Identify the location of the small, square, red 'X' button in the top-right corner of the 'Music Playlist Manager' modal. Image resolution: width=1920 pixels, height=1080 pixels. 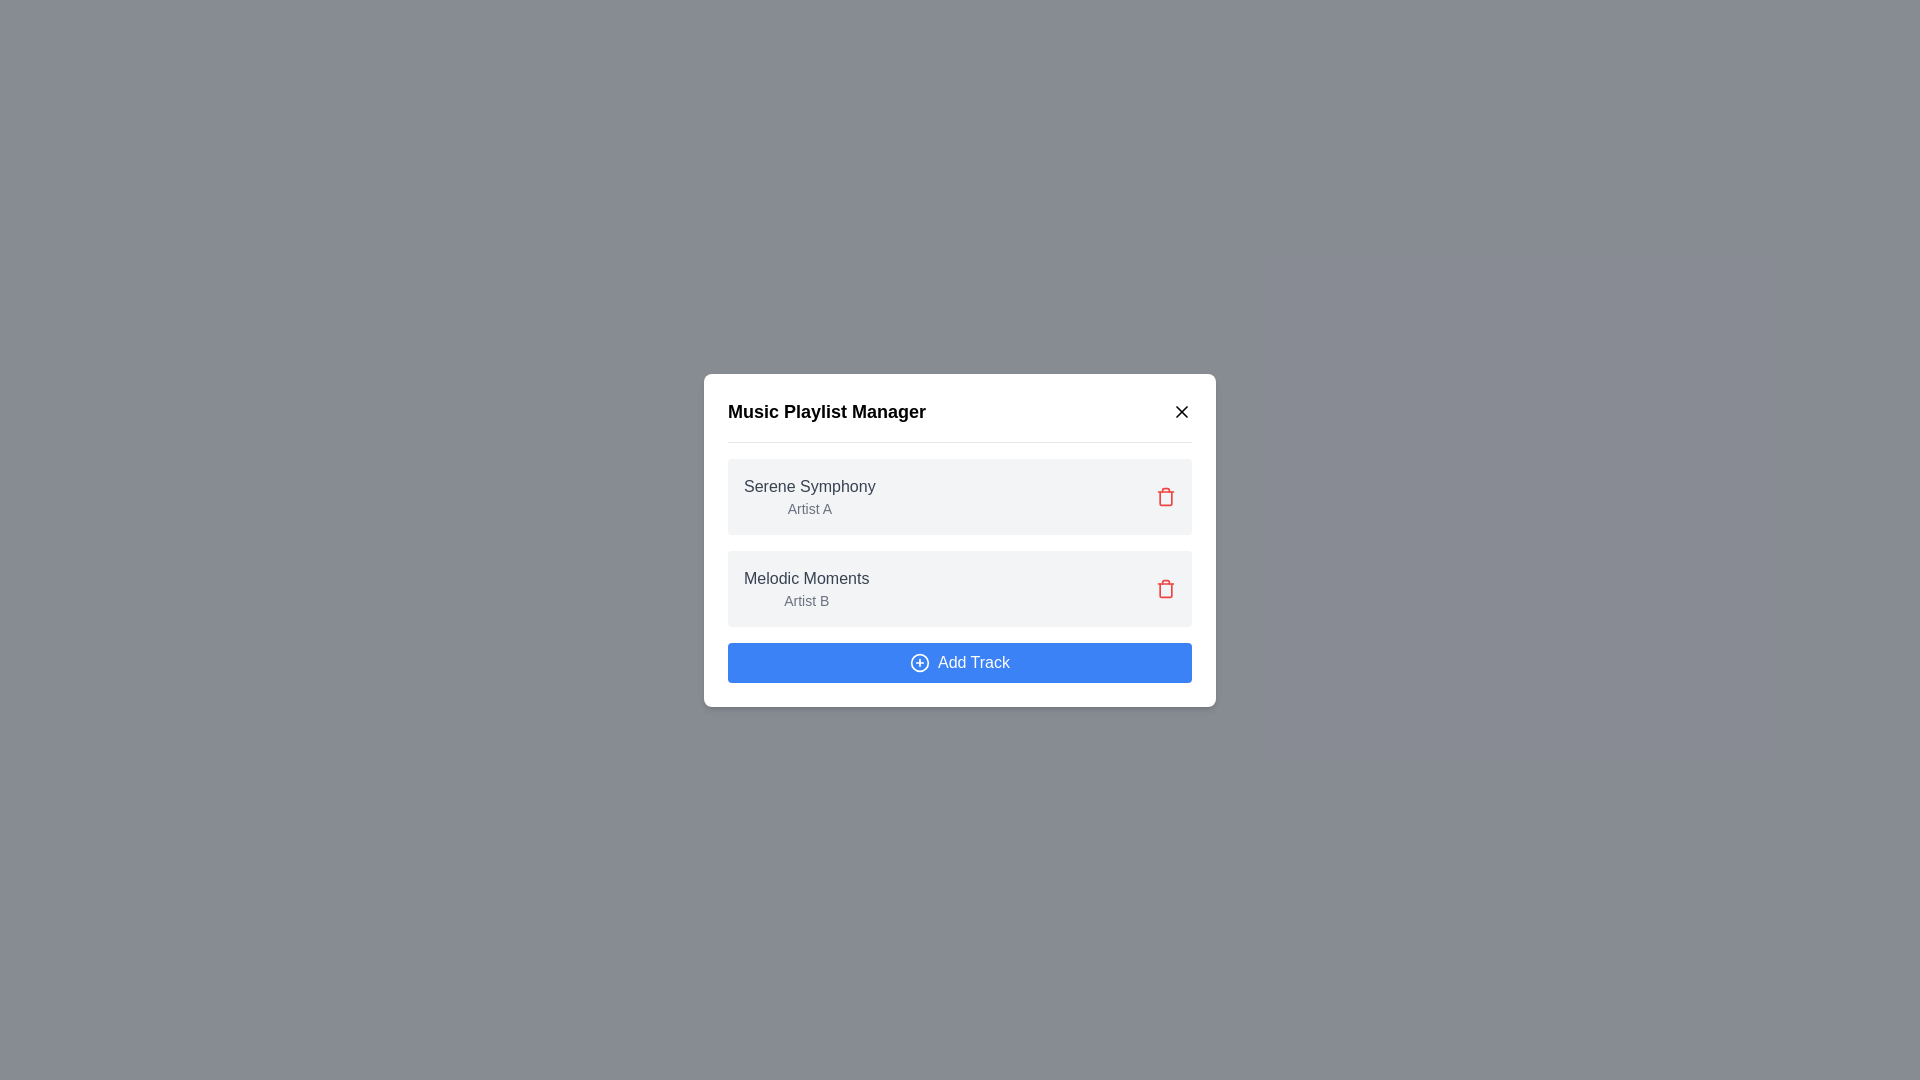
(1181, 410).